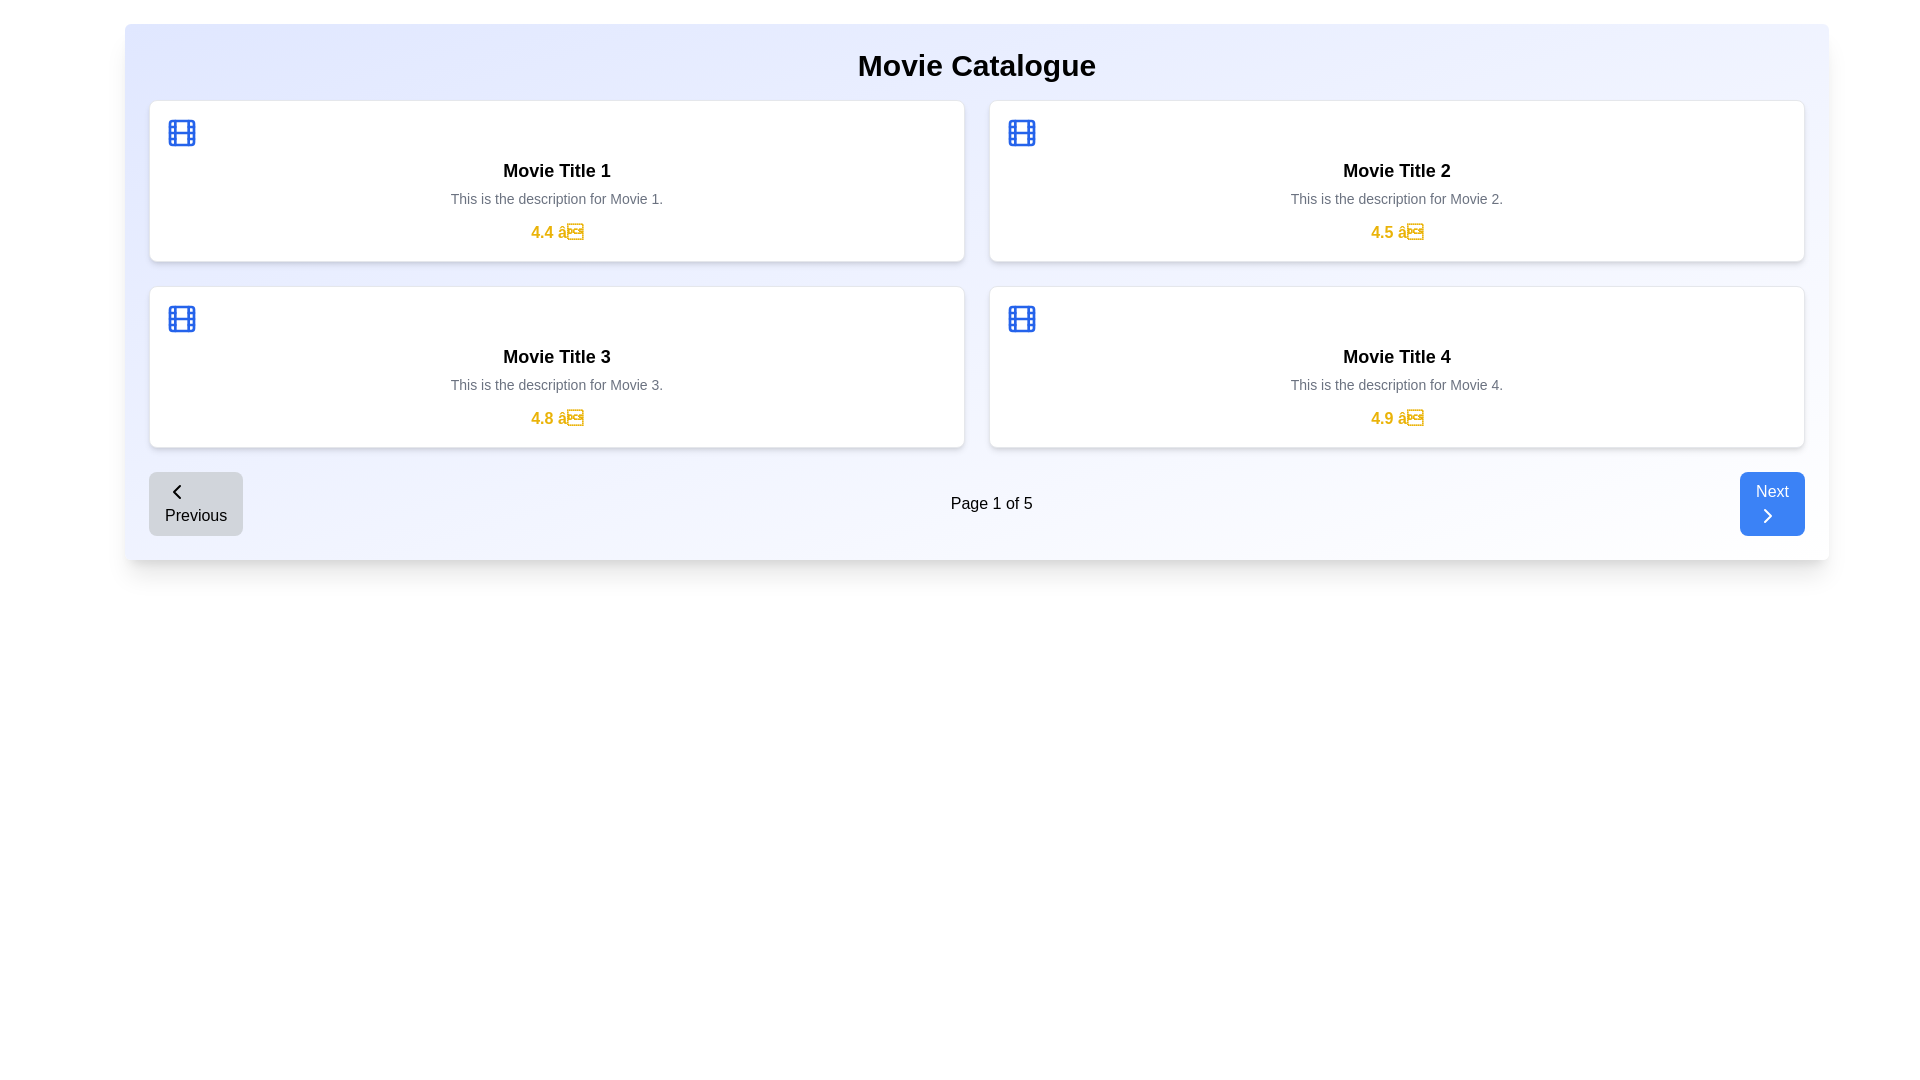  I want to click on the Information card representing the movie entry, located in the bottom-right corner of the layout, which provides the movie title, description, and rating, so click(1395, 366).